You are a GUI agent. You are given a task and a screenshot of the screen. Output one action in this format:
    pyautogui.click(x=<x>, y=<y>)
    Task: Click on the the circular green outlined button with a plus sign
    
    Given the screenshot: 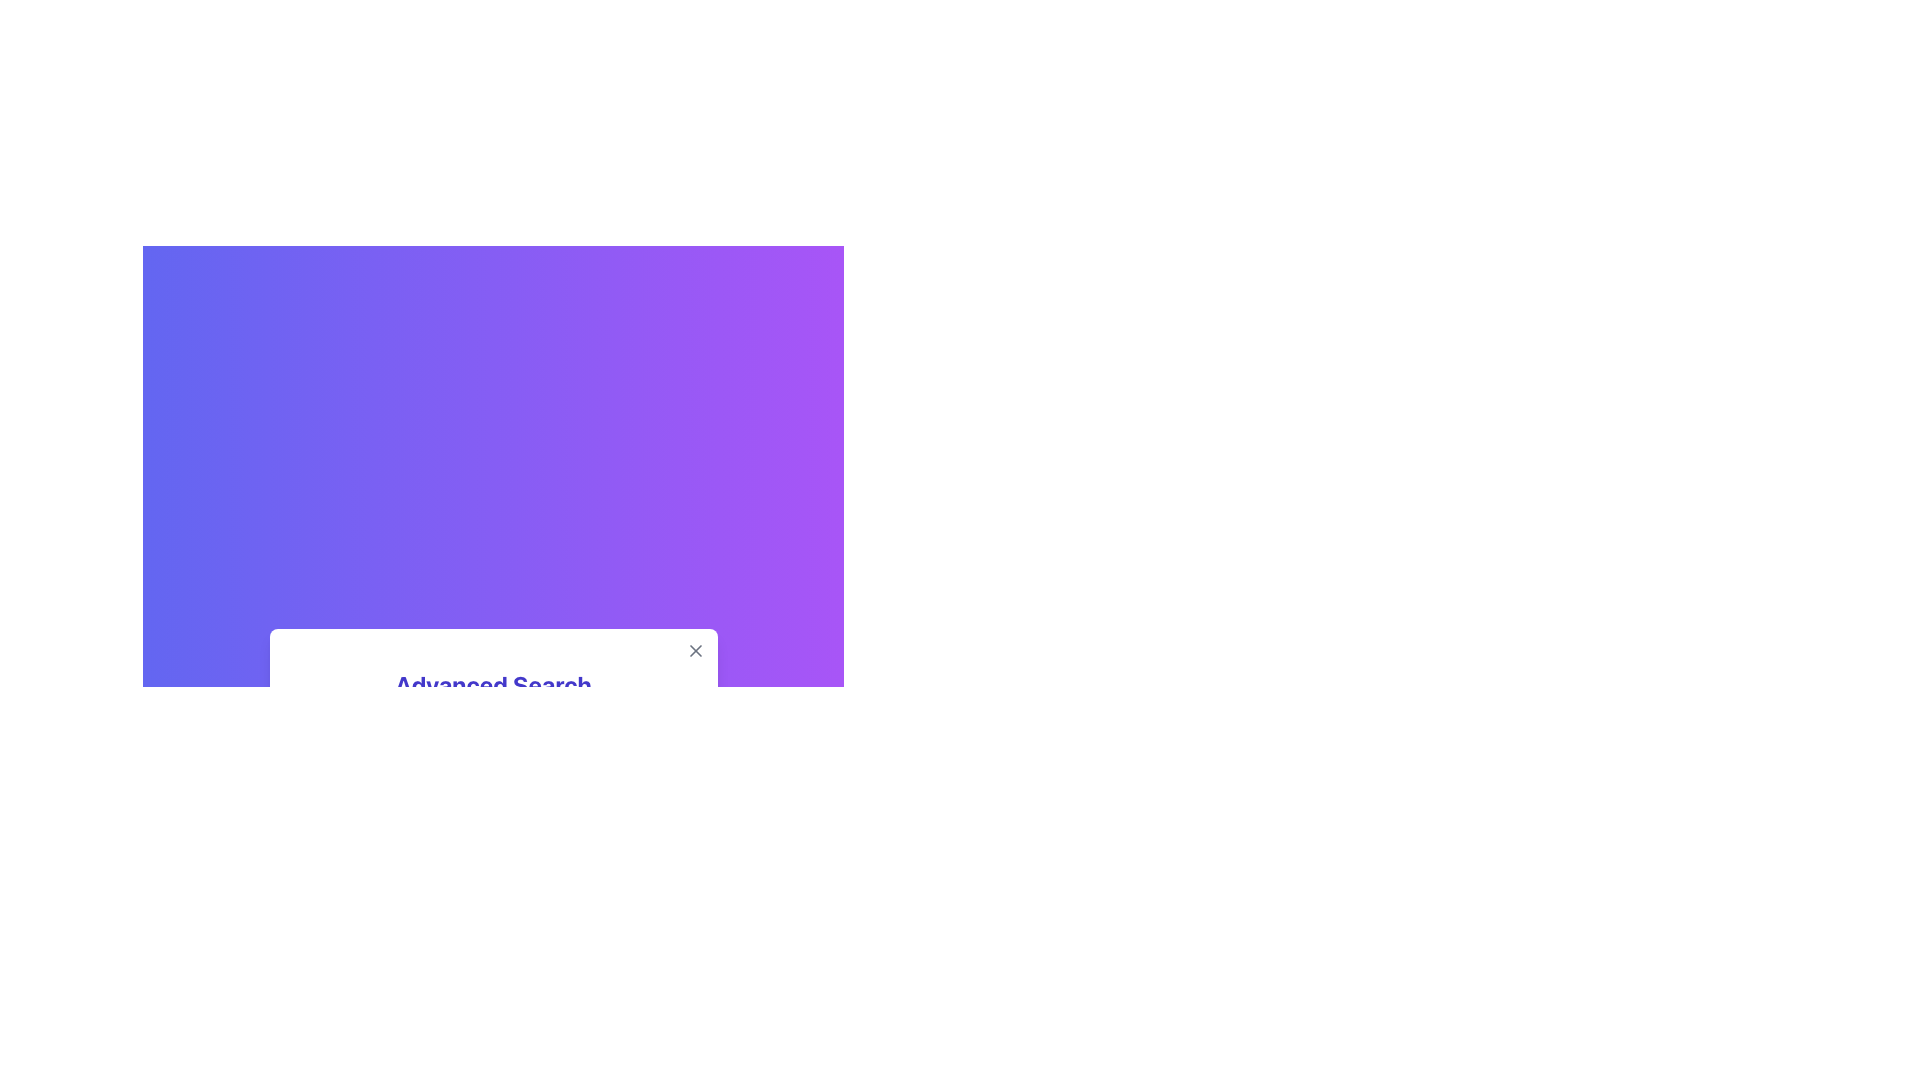 What is the action you would take?
    pyautogui.click(x=672, y=897)
    